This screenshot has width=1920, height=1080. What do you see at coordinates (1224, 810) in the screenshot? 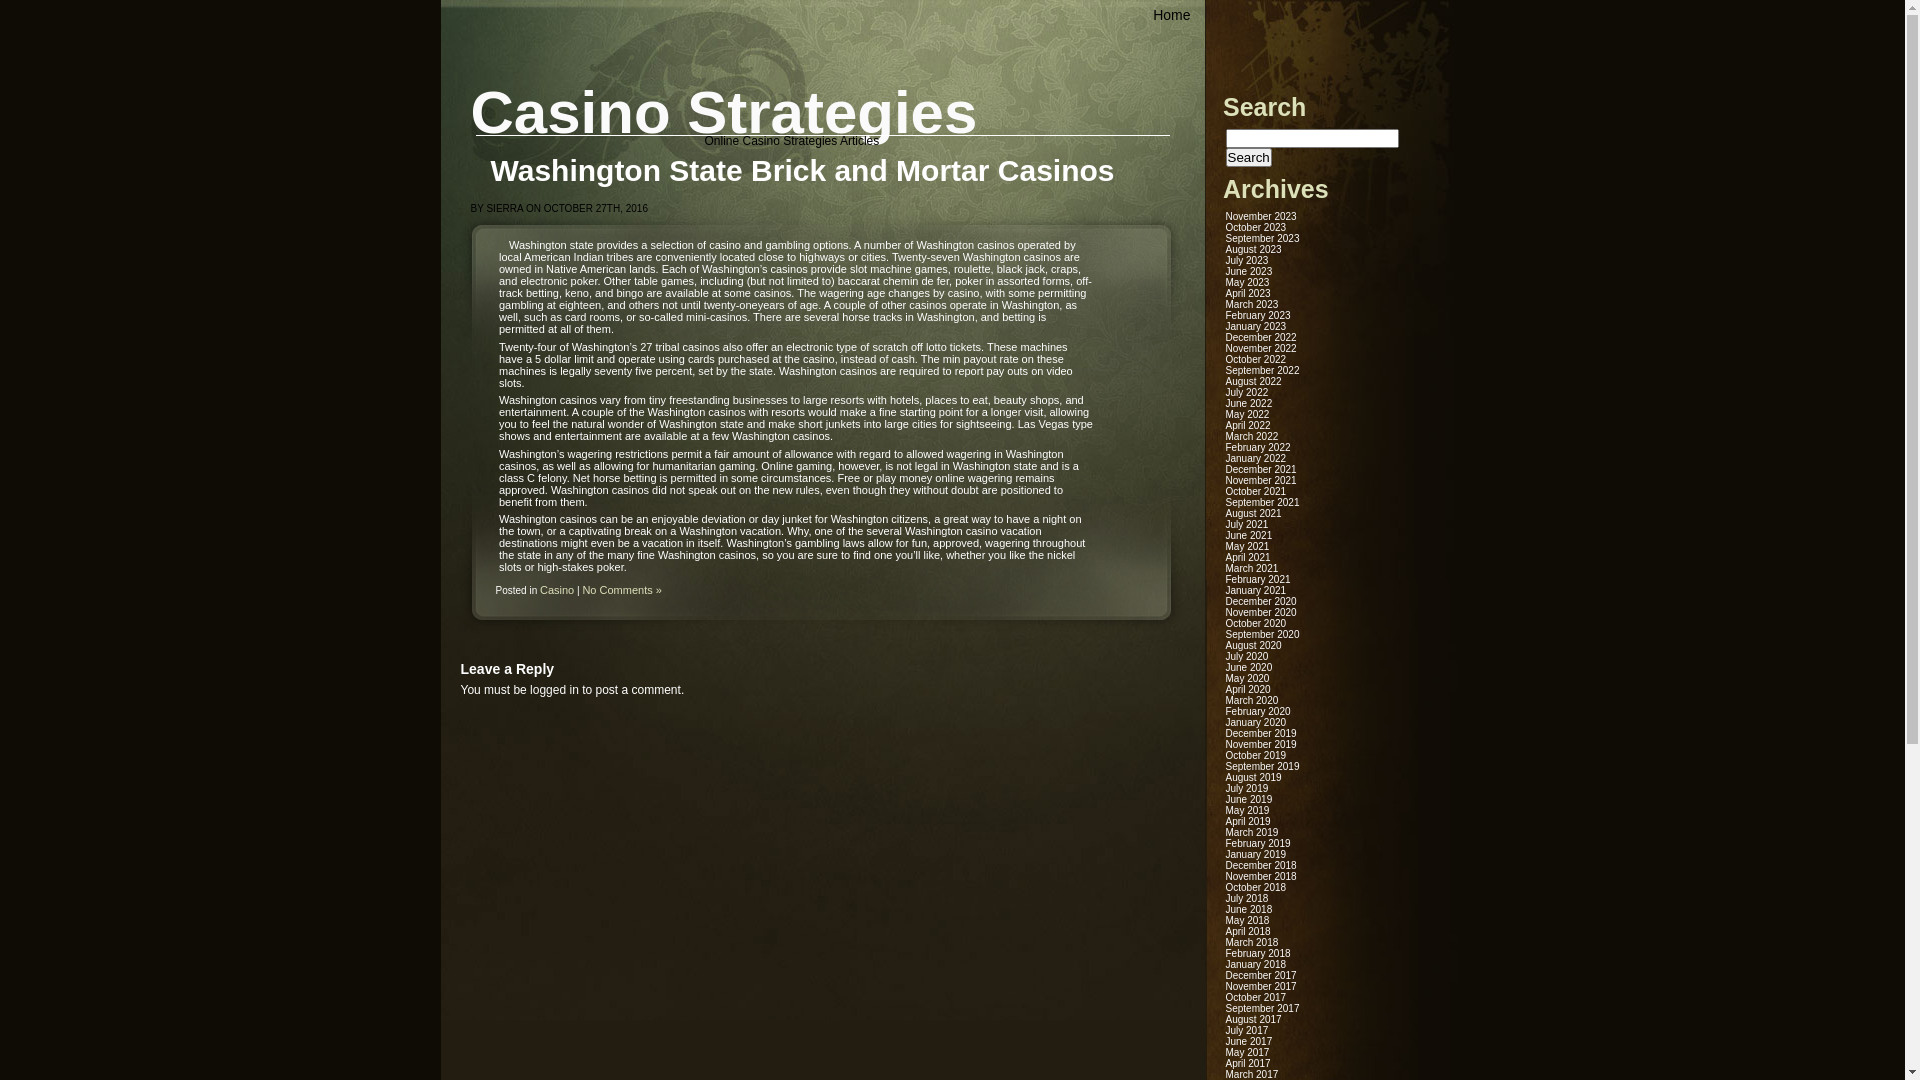
I see `'May 2019'` at bounding box center [1224, 810].